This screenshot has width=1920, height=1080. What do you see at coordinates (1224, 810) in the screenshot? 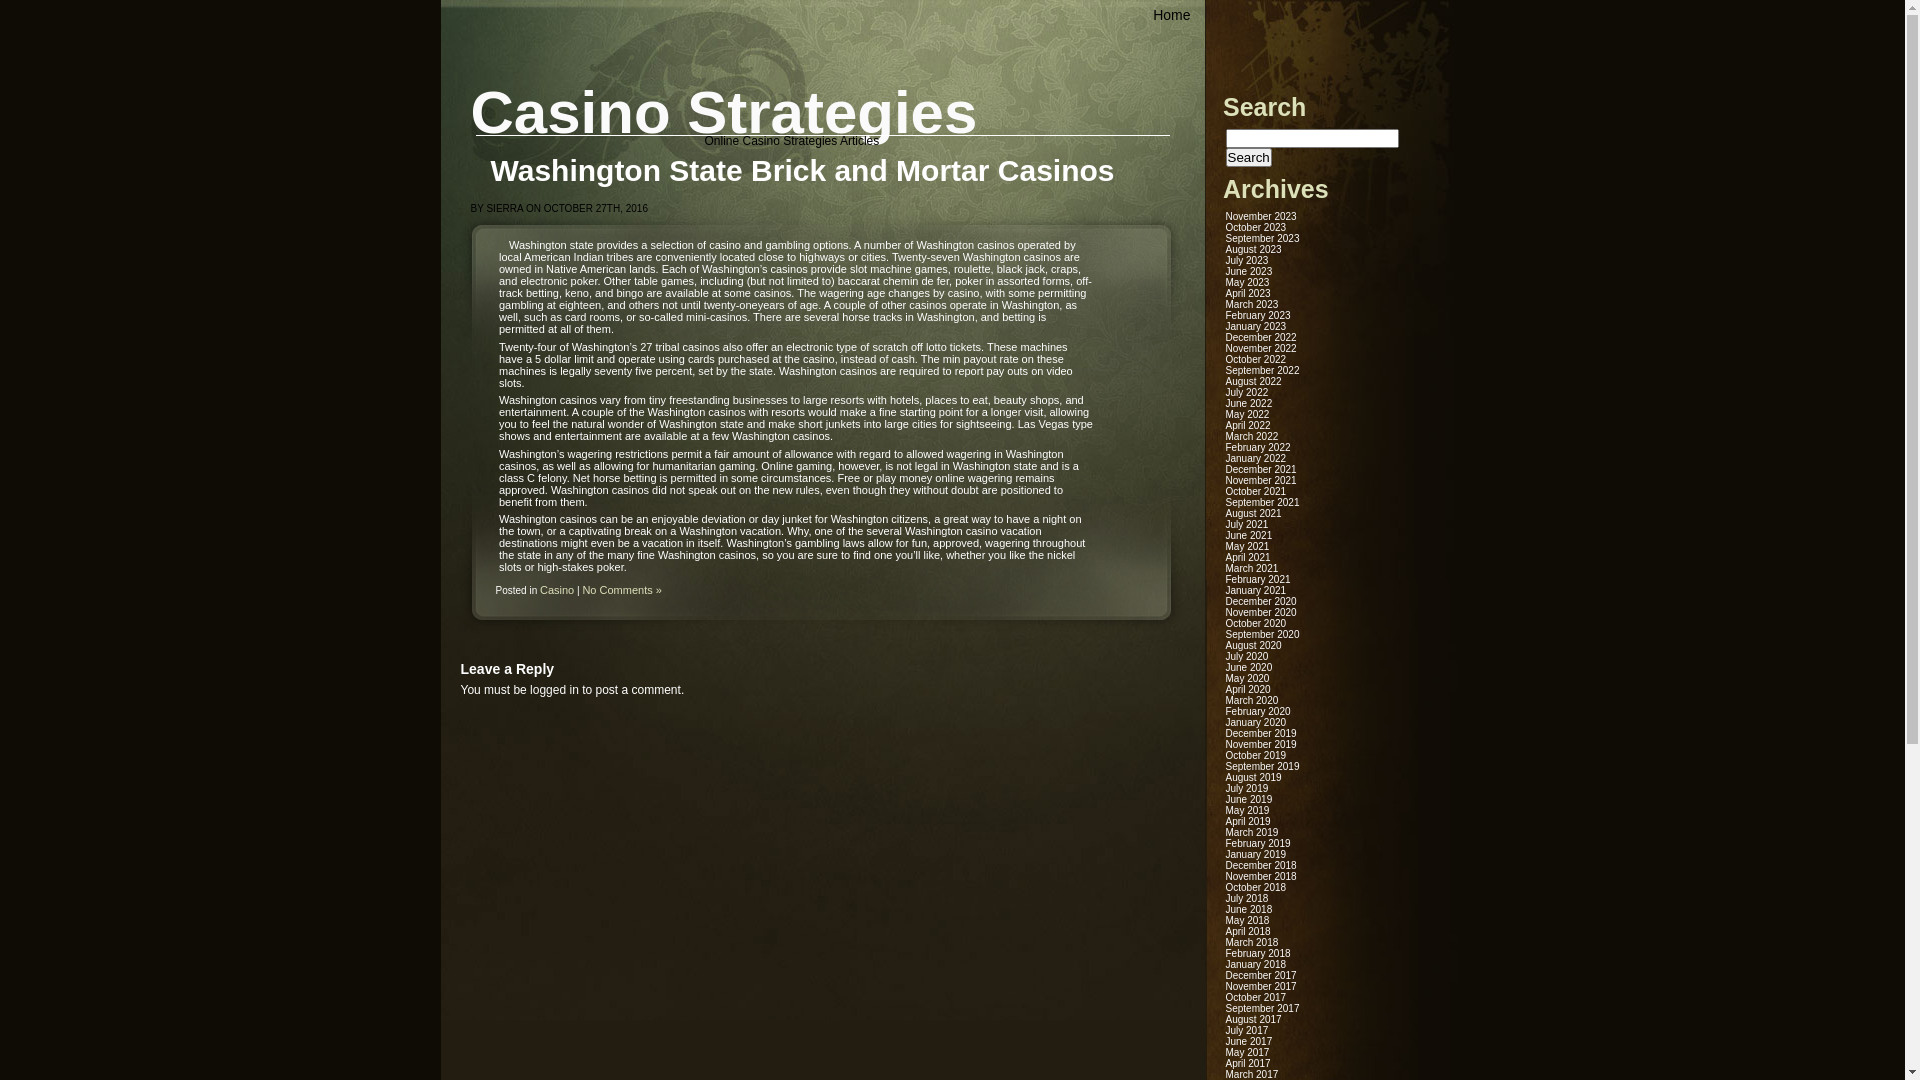
I see `'May 2019'` at bounding box center [1224, 810].